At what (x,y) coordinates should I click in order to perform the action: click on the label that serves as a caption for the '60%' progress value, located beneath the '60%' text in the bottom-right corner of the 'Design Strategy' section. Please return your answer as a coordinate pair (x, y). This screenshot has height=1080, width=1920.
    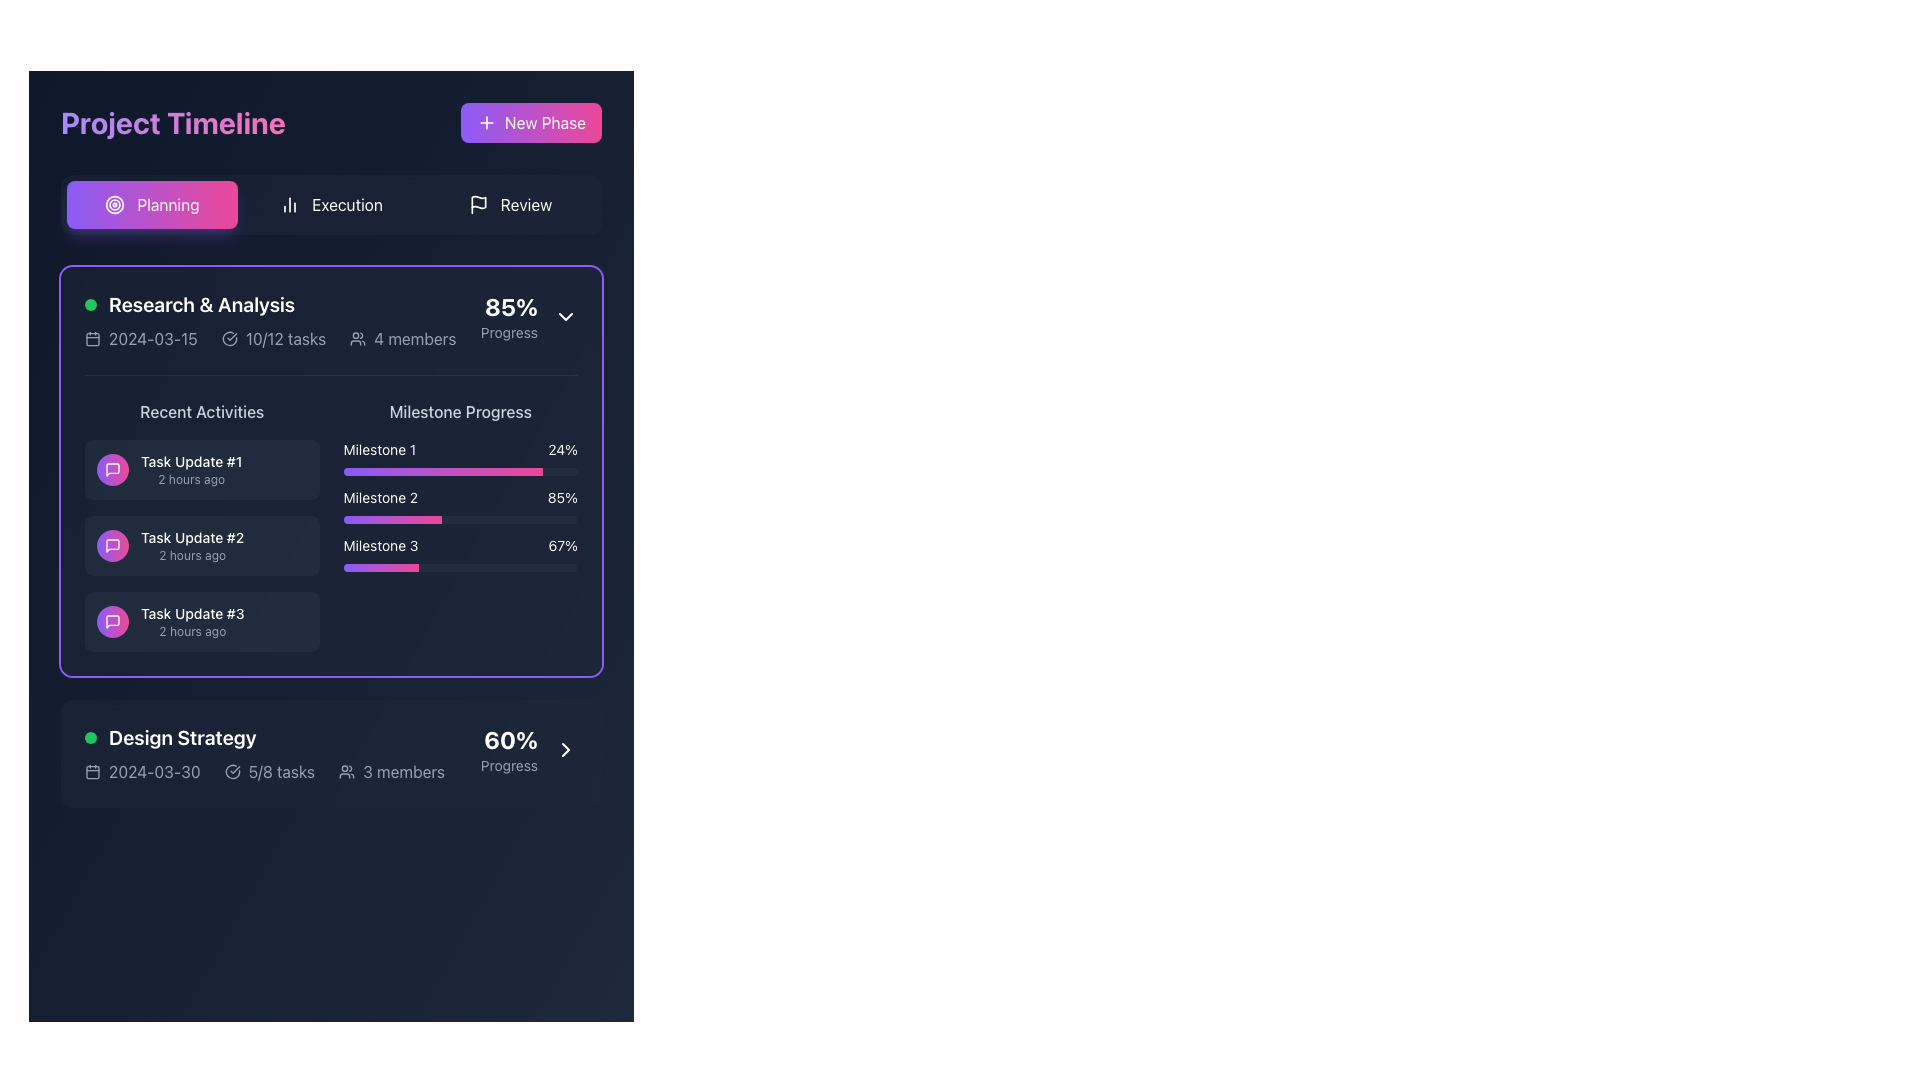
    Looking at the image, I should click on (509, 765).